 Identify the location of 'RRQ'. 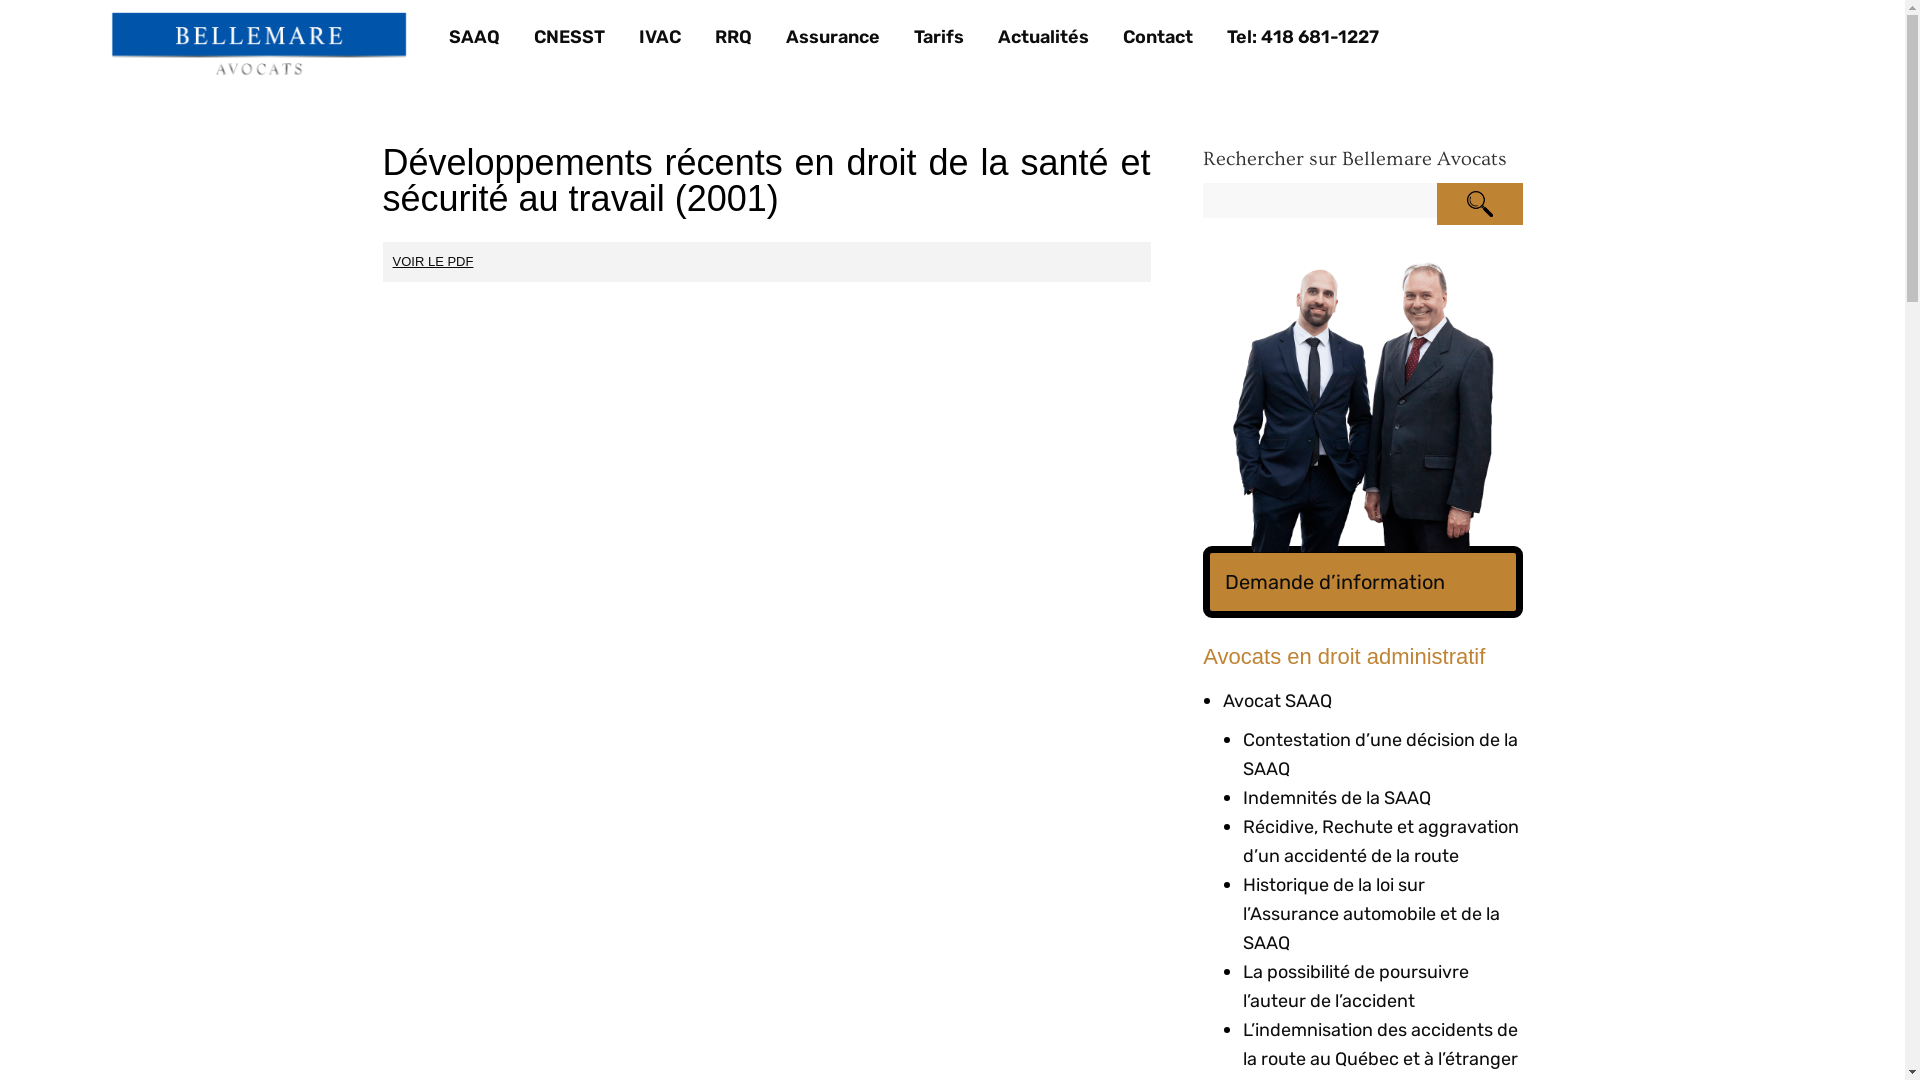
(732, 37).